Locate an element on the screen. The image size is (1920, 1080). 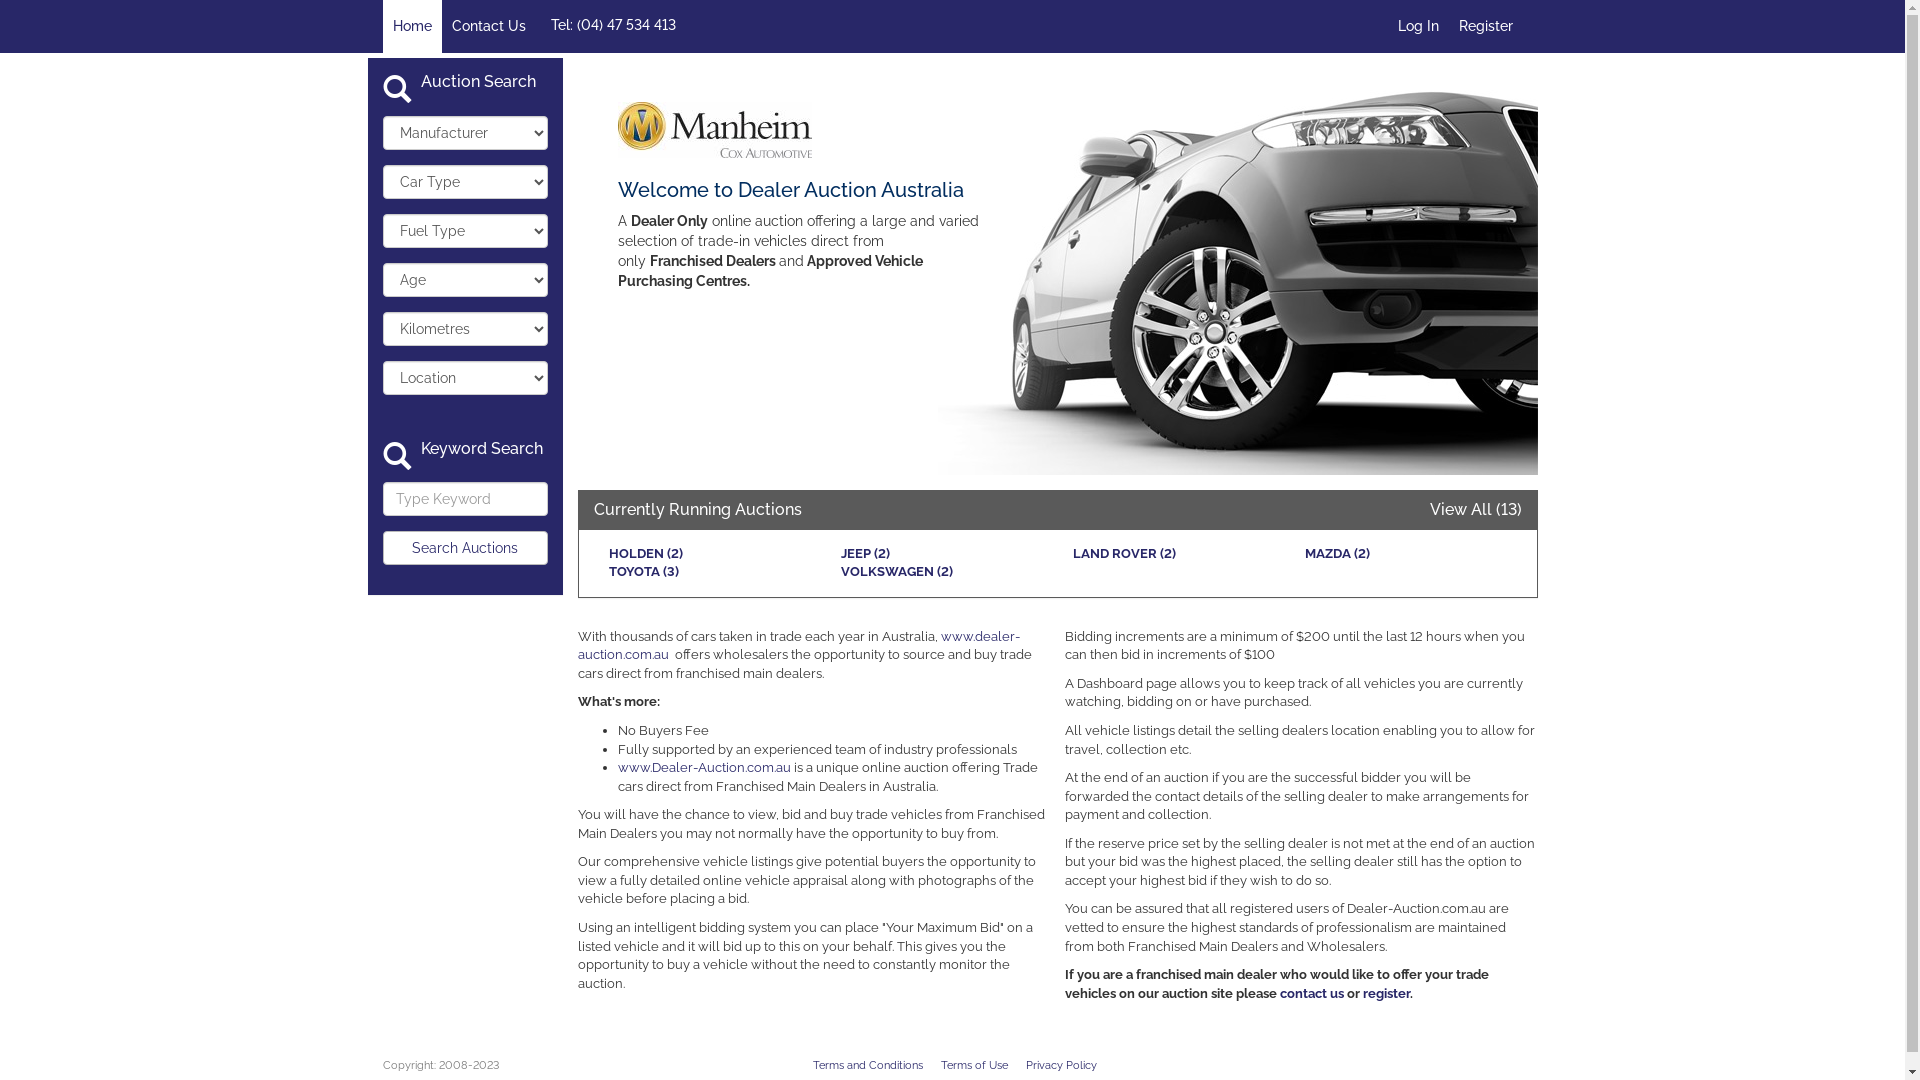
'Terms and Conditions' is located at coordinates (867, 1064).